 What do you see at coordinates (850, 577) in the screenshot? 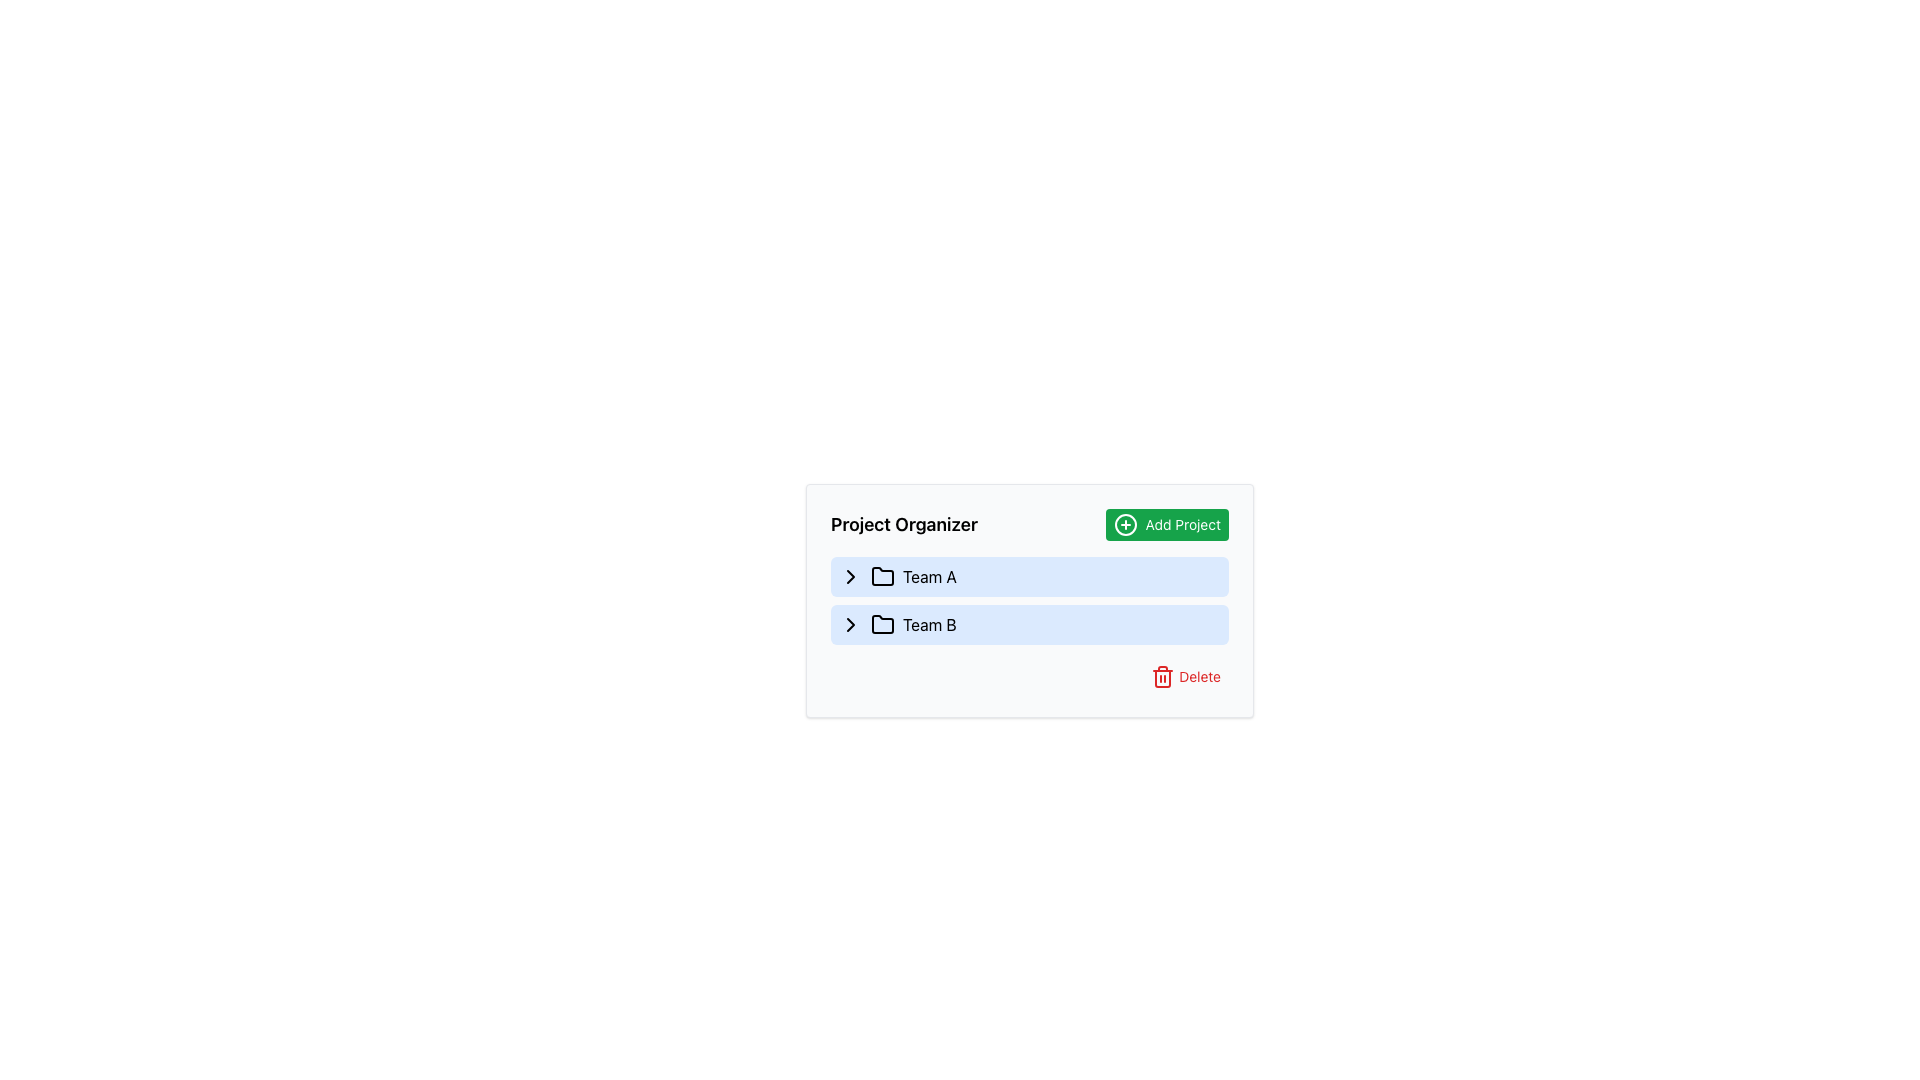
I see `the chevron icon` at bounding box center [850, 577].